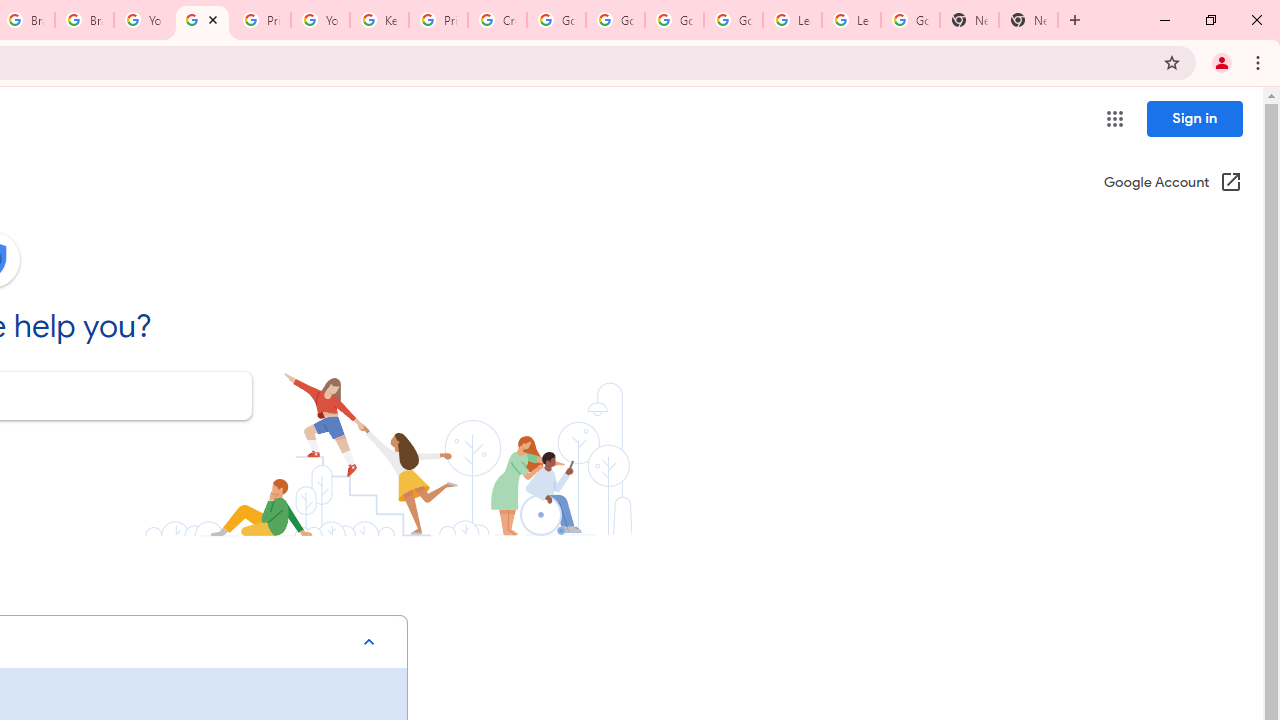  What do you see at coordinates (142, 20) in the screenshot?
I see `'YouTube'` at bounding box center [142, 20].